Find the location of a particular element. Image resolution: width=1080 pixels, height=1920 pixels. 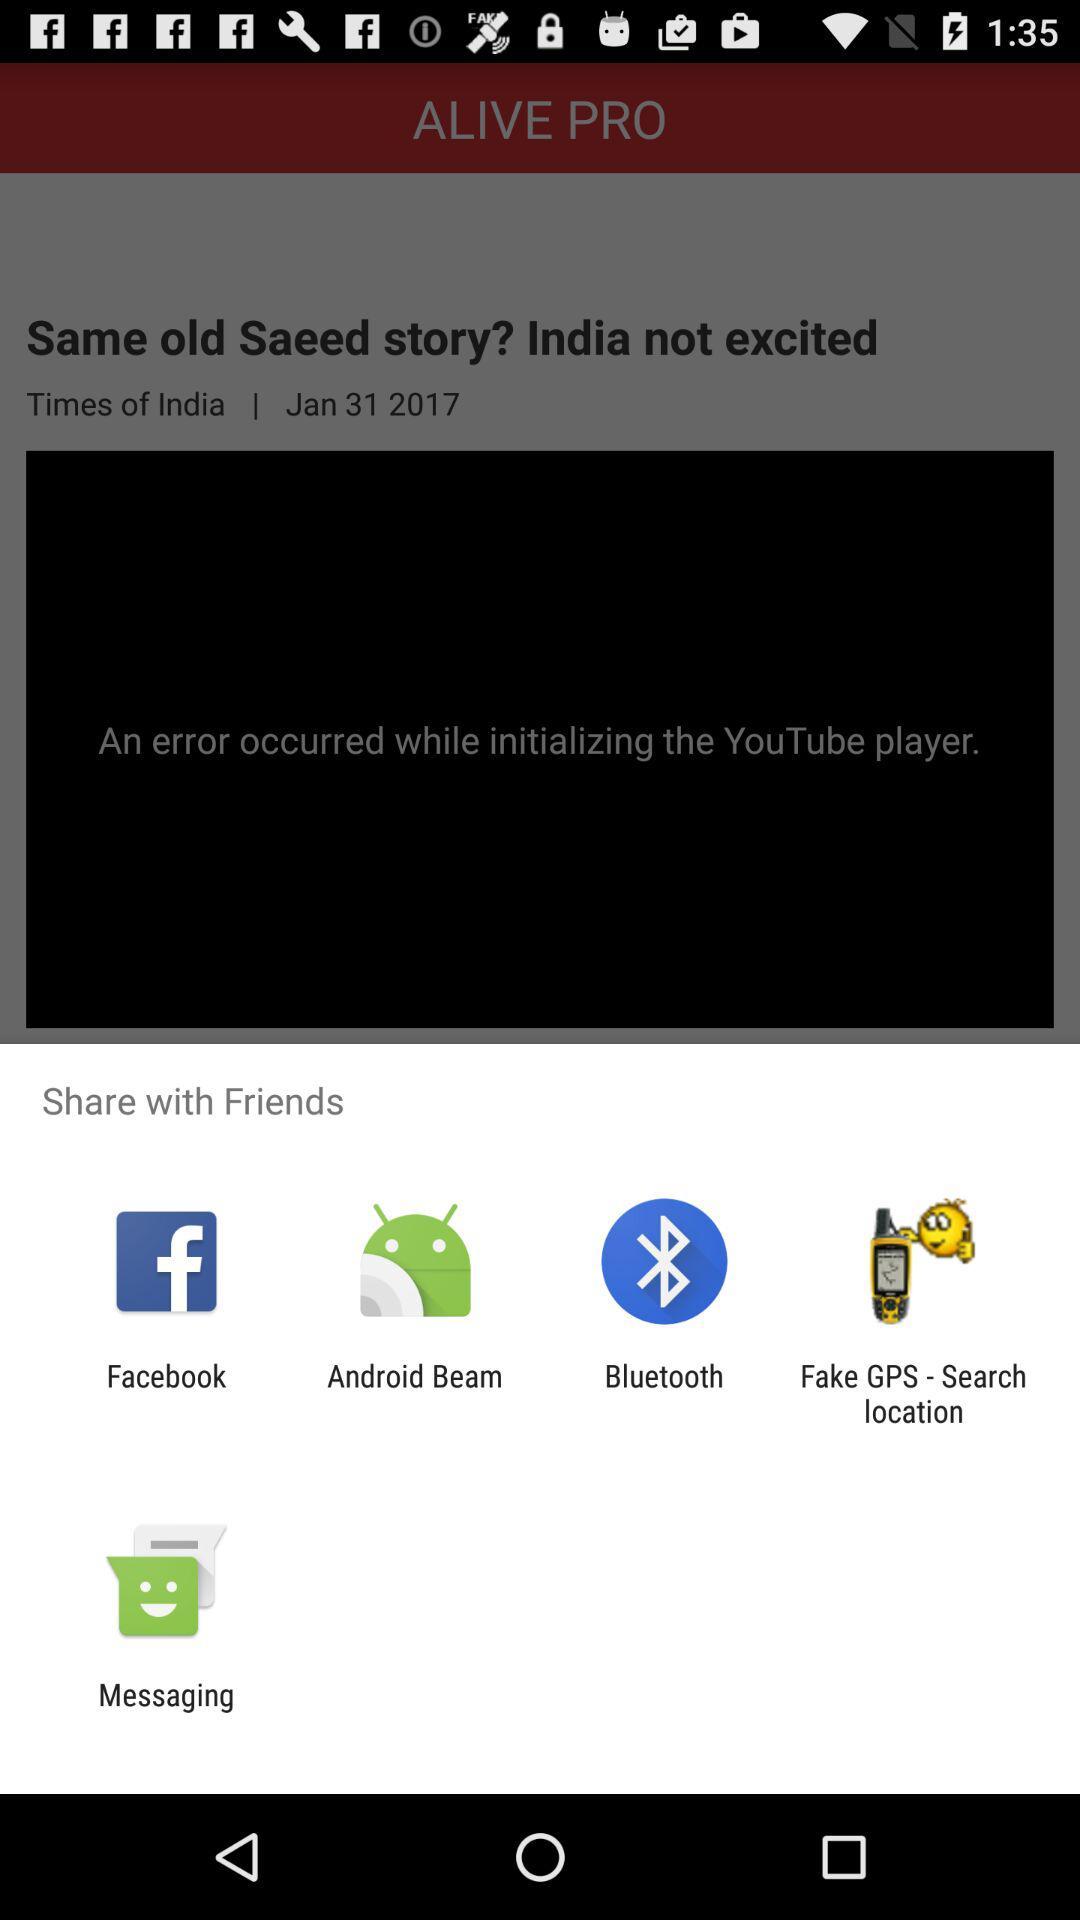

item next to bluetooth icon is located at coordinates (913, 1392).